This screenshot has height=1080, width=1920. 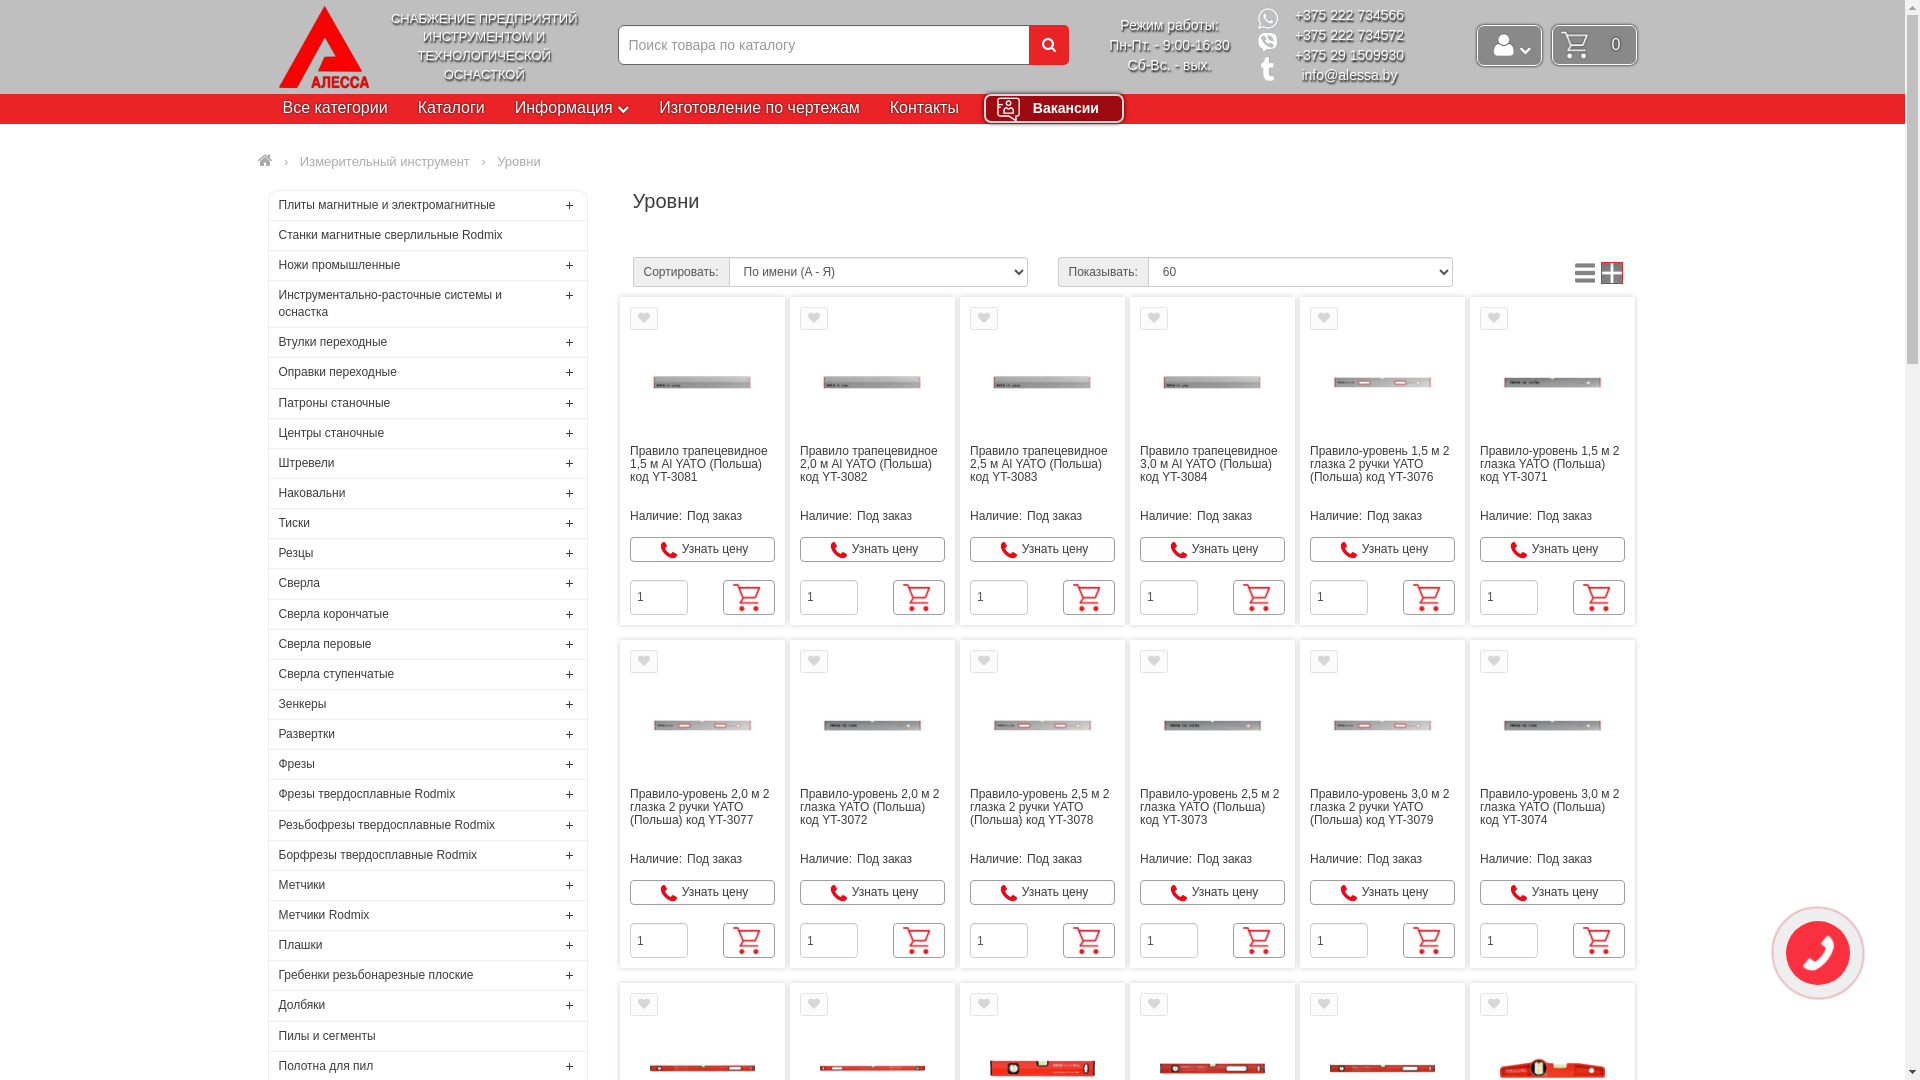 What do you see at coordinates (1300, 73) in the screenshot?
I see `'info@alessa.by'` at bounding box center [1300, 73].